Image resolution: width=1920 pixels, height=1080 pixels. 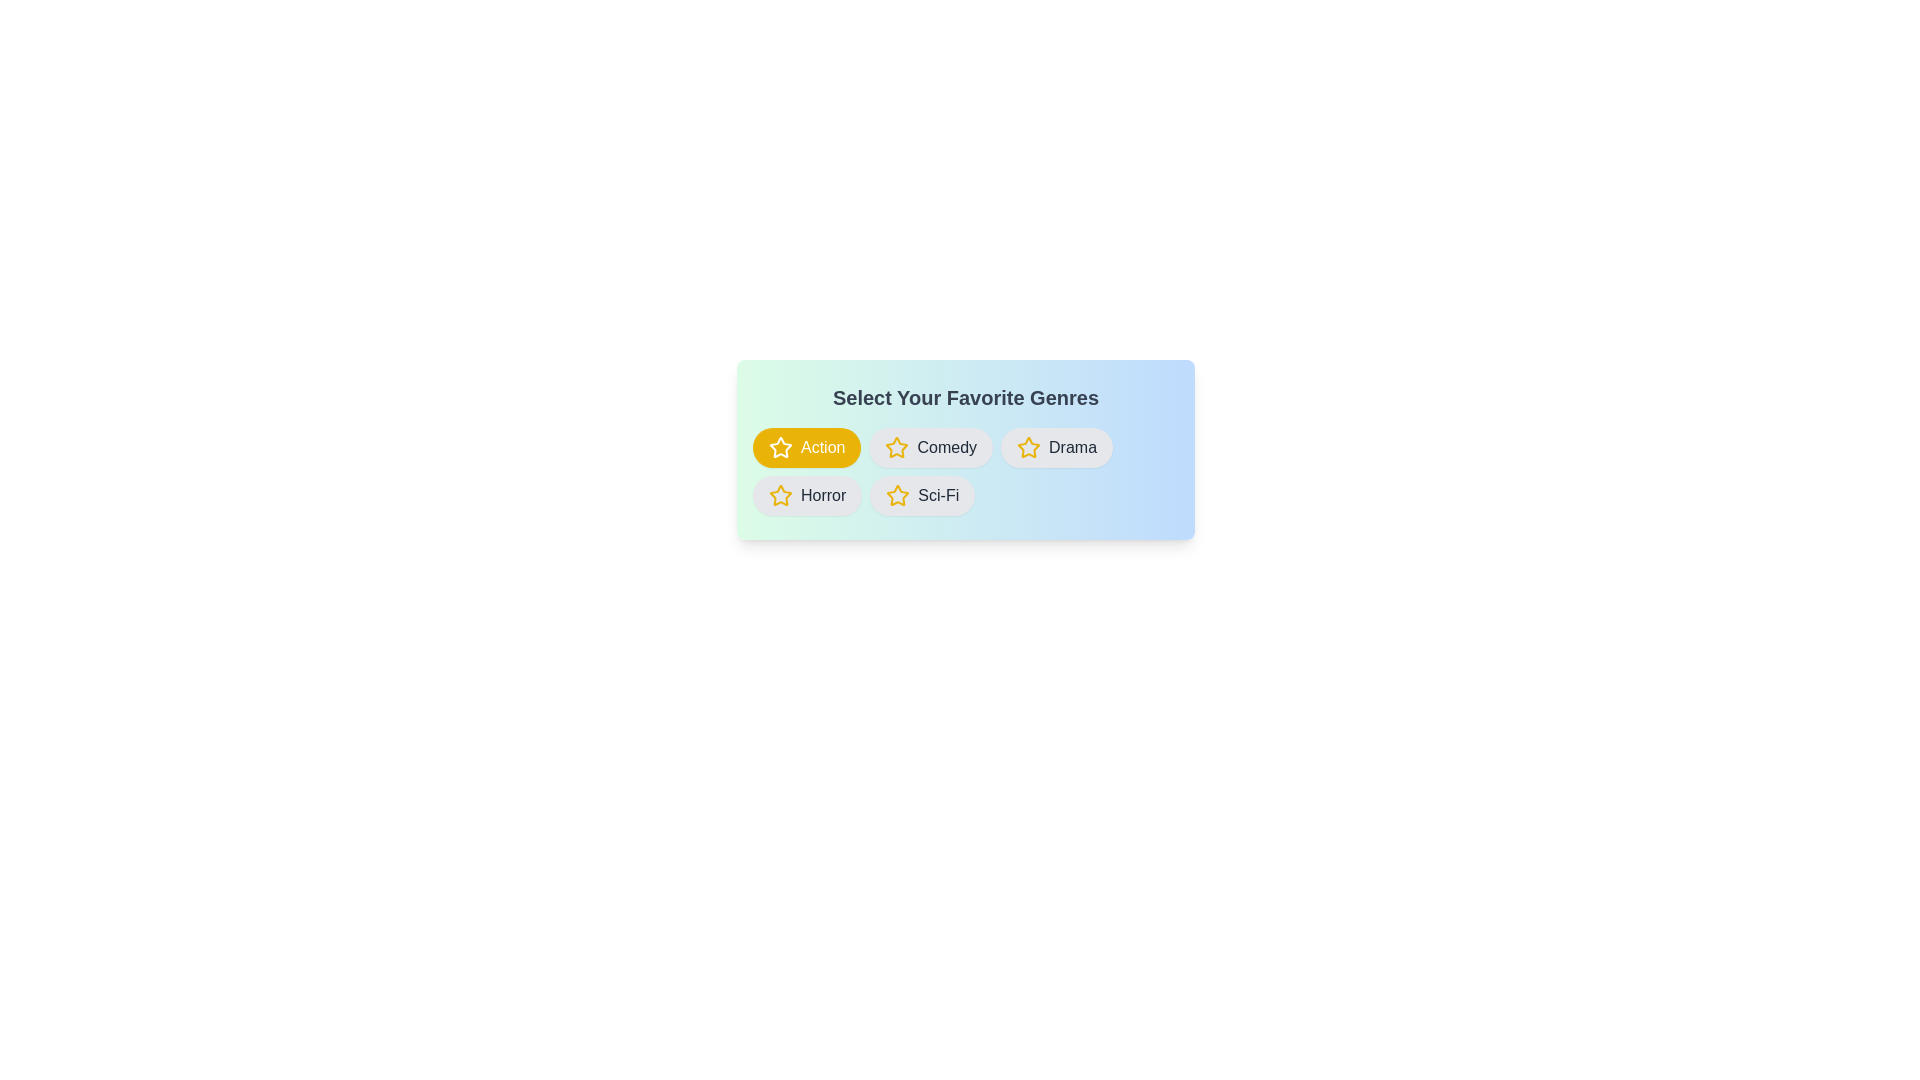 I want to click on the category Sci-Fi to observe the hover effect, so click(x=920, y=495).